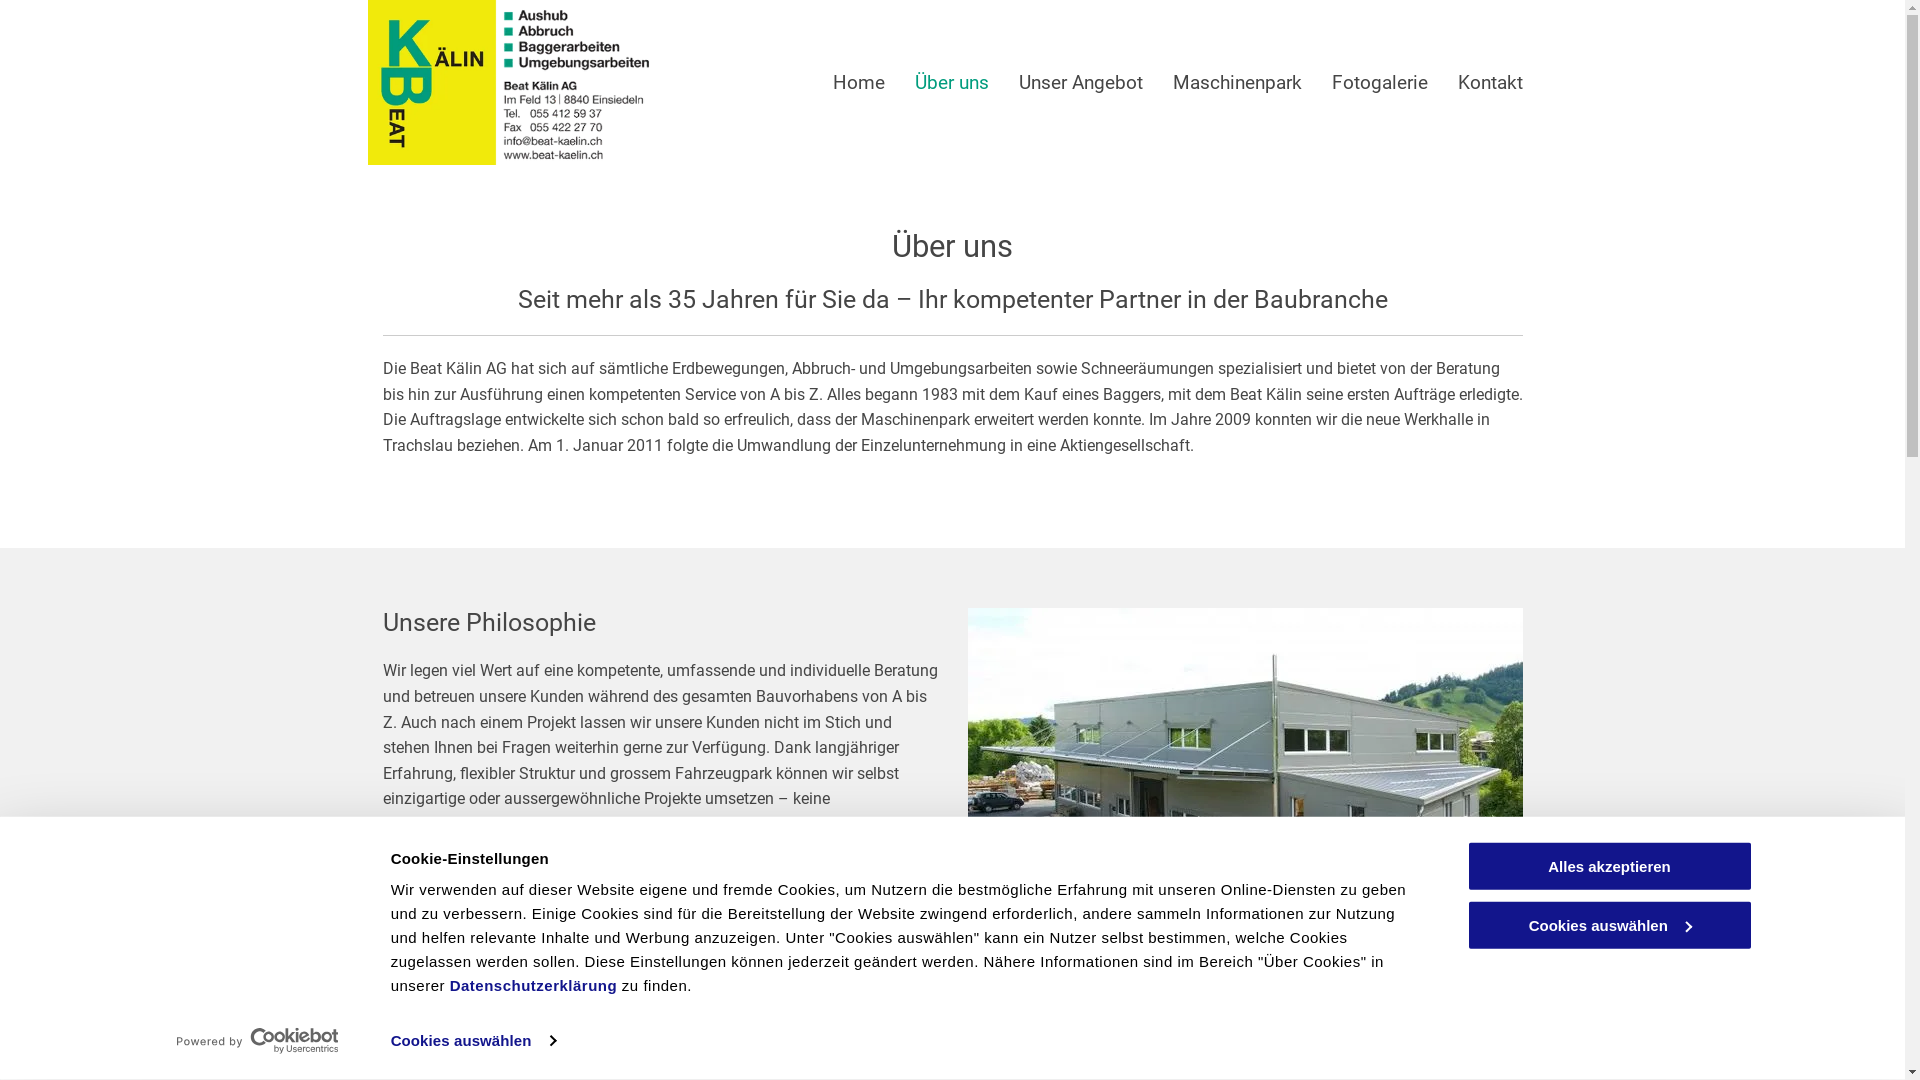 Image resolution: width=1920 pixels, height=1080 pixels. I want to click on 'Fotogalerie', so click(1379, 81).